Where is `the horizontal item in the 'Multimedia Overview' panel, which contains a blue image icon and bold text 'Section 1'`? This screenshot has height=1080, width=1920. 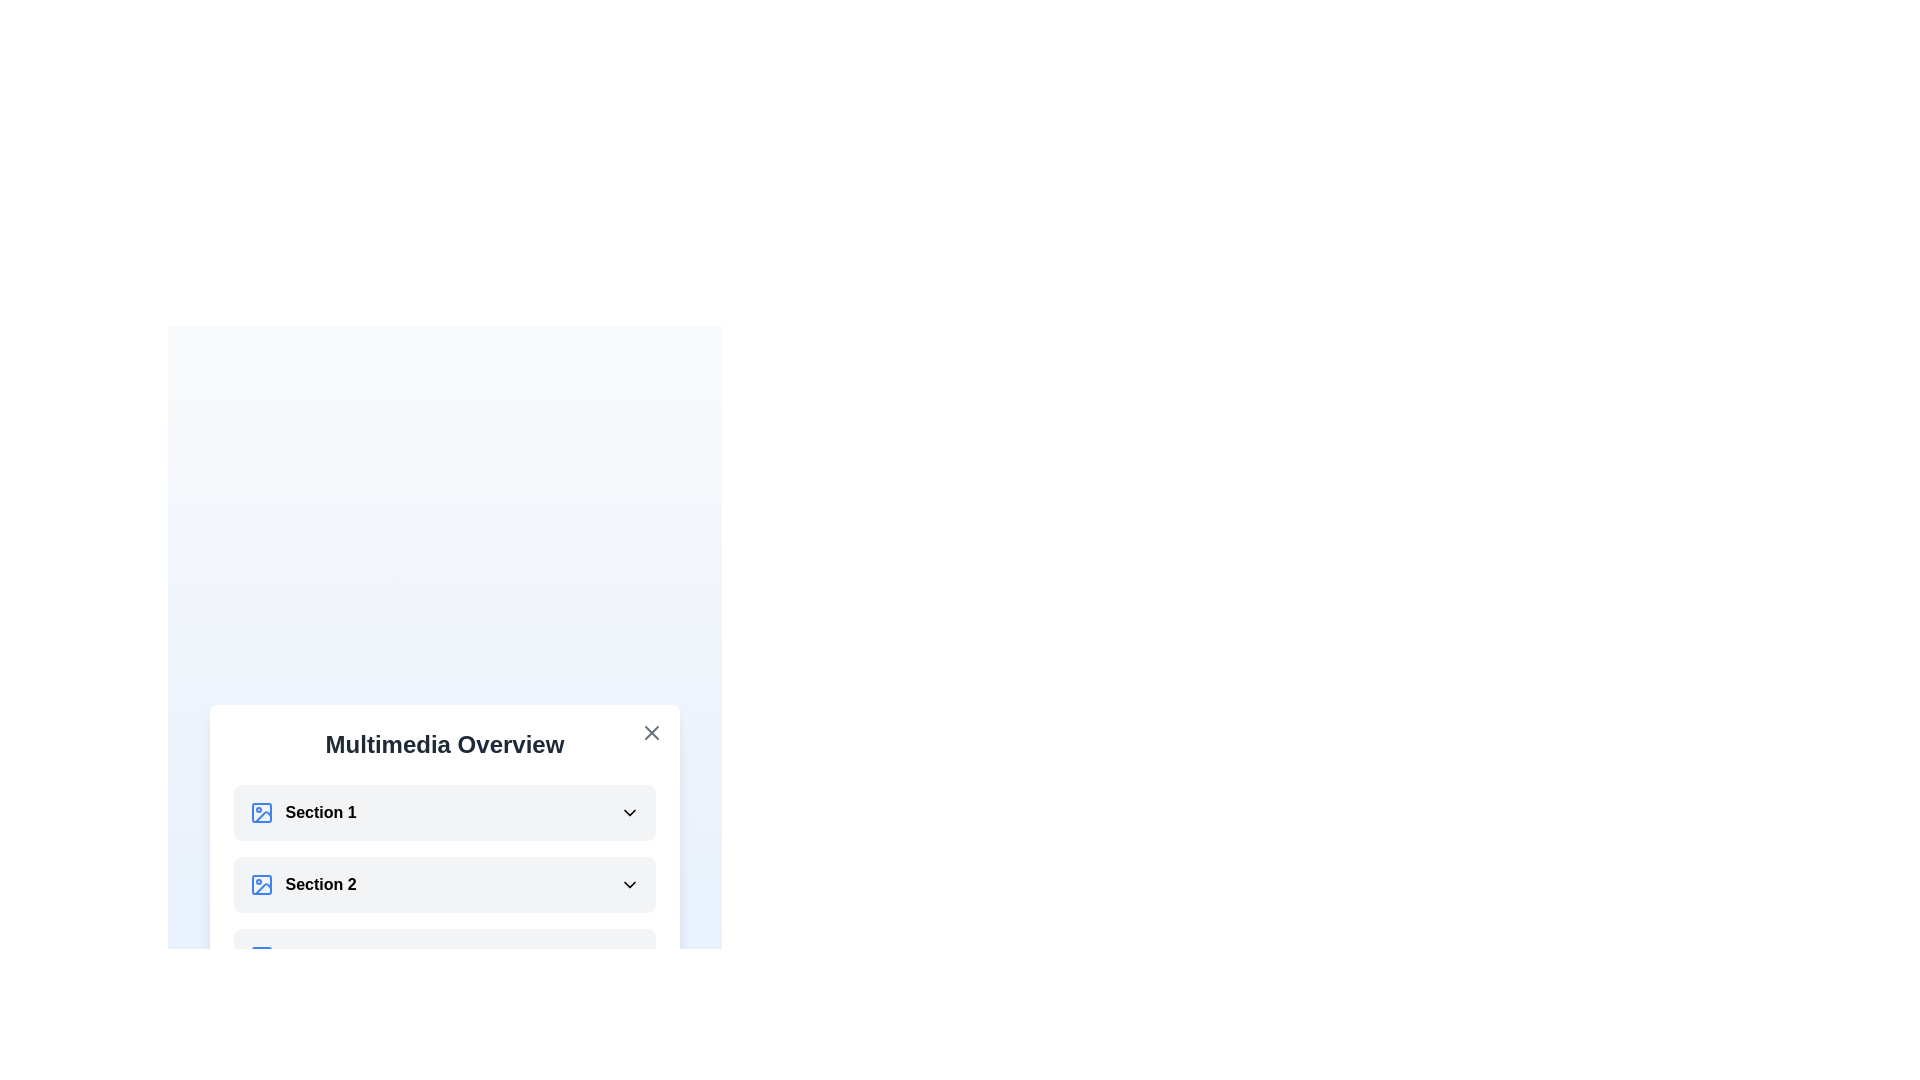
the horizontal item in the 'Multimedia Overview' panel, which contains a blue image icon and bold text 'Section 1' is located at coordinates (302, 813).